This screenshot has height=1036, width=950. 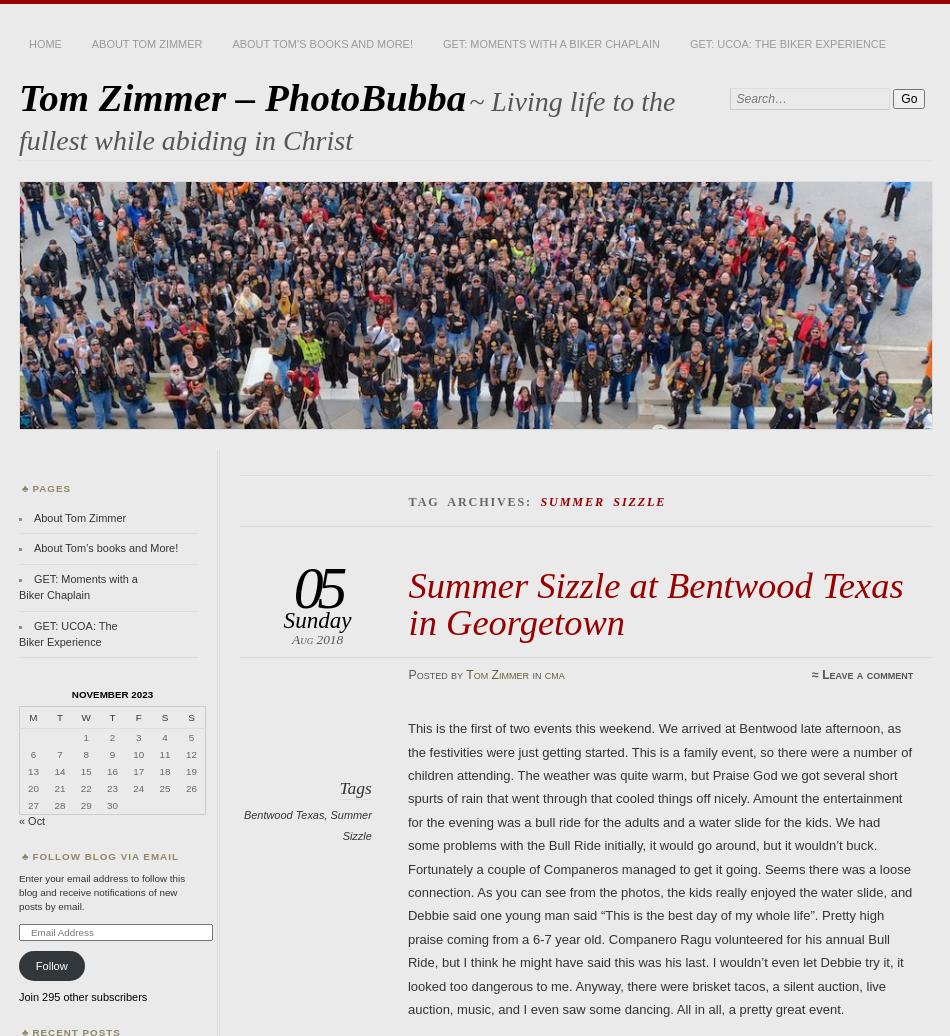 What do you see at coordinates (85, 771) in the screenshot?
I see `'15'` at bounding box center [85, 771].